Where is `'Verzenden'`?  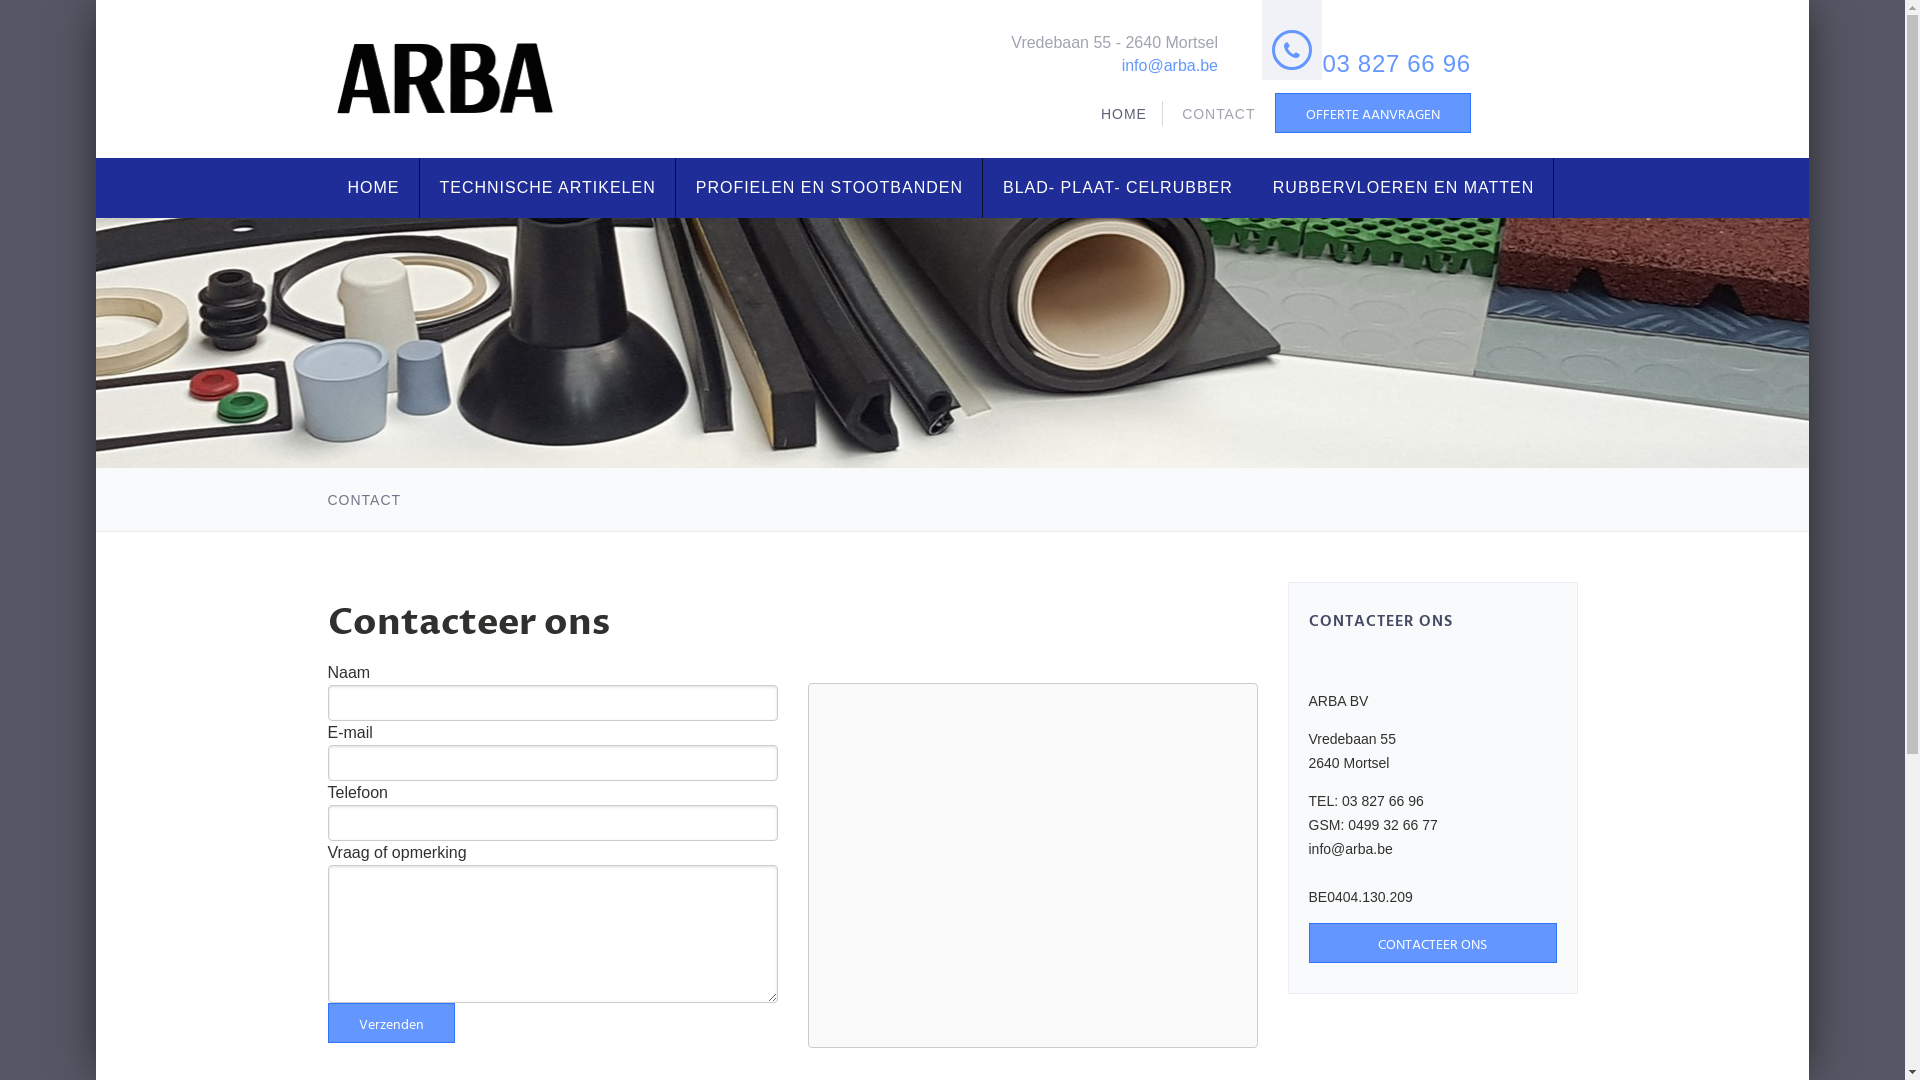
'Verzenden' is located at coordinates (327, 1022).